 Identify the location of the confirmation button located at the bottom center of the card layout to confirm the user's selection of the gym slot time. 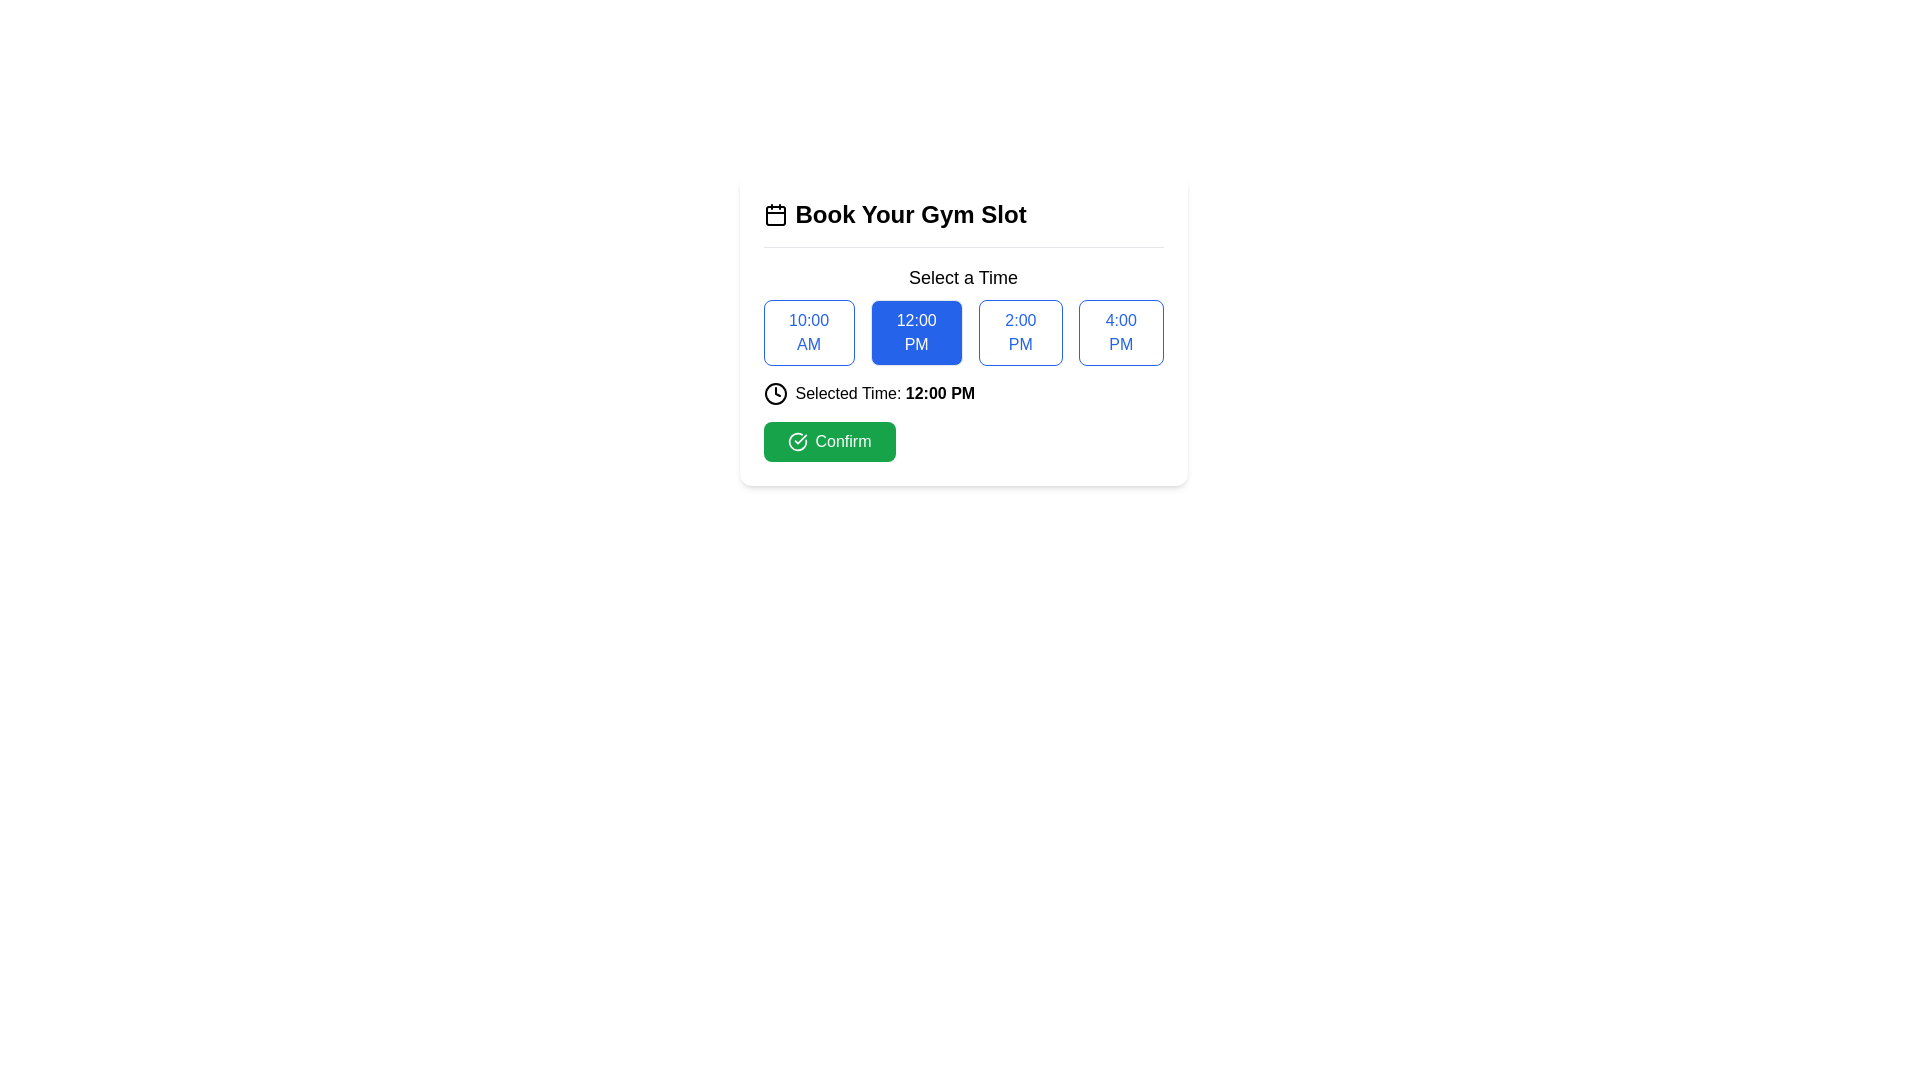
(829, 441).